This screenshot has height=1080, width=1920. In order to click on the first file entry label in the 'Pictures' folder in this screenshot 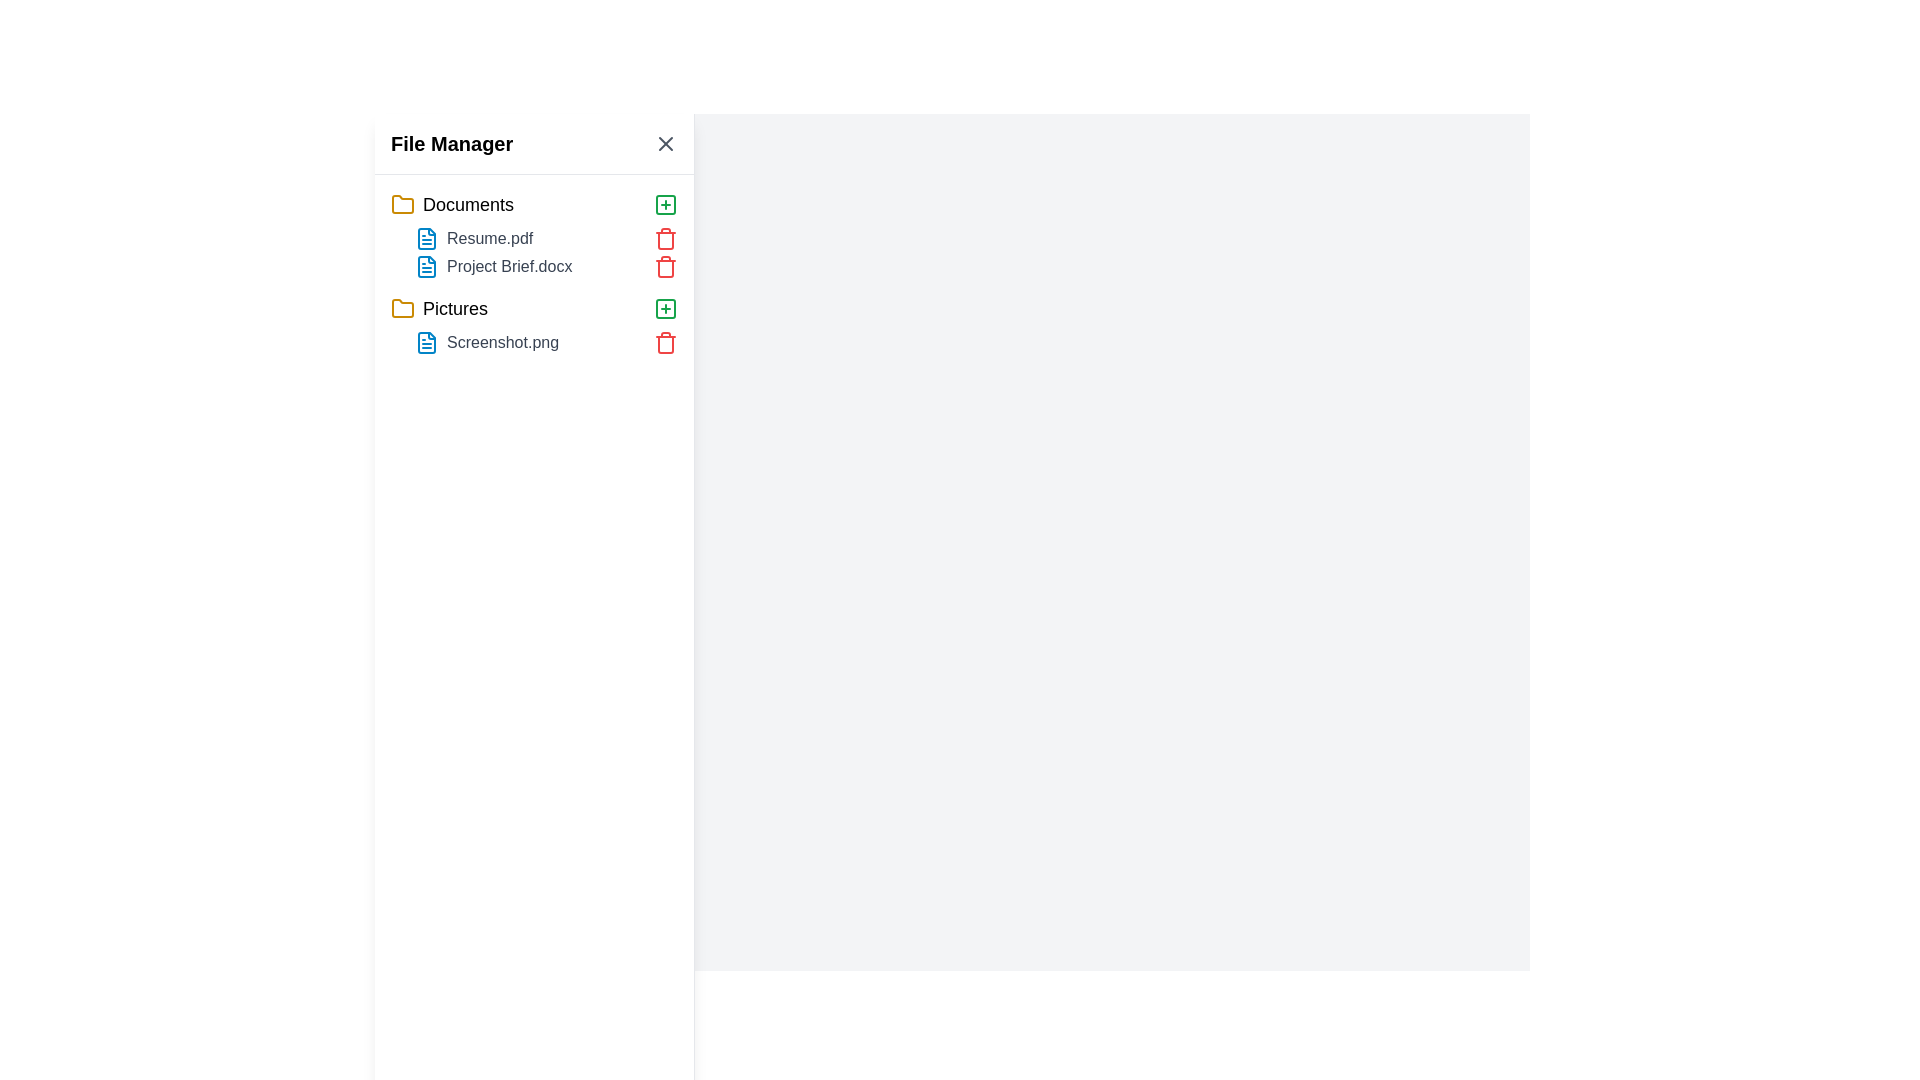, I will do `click(546, 342)`.